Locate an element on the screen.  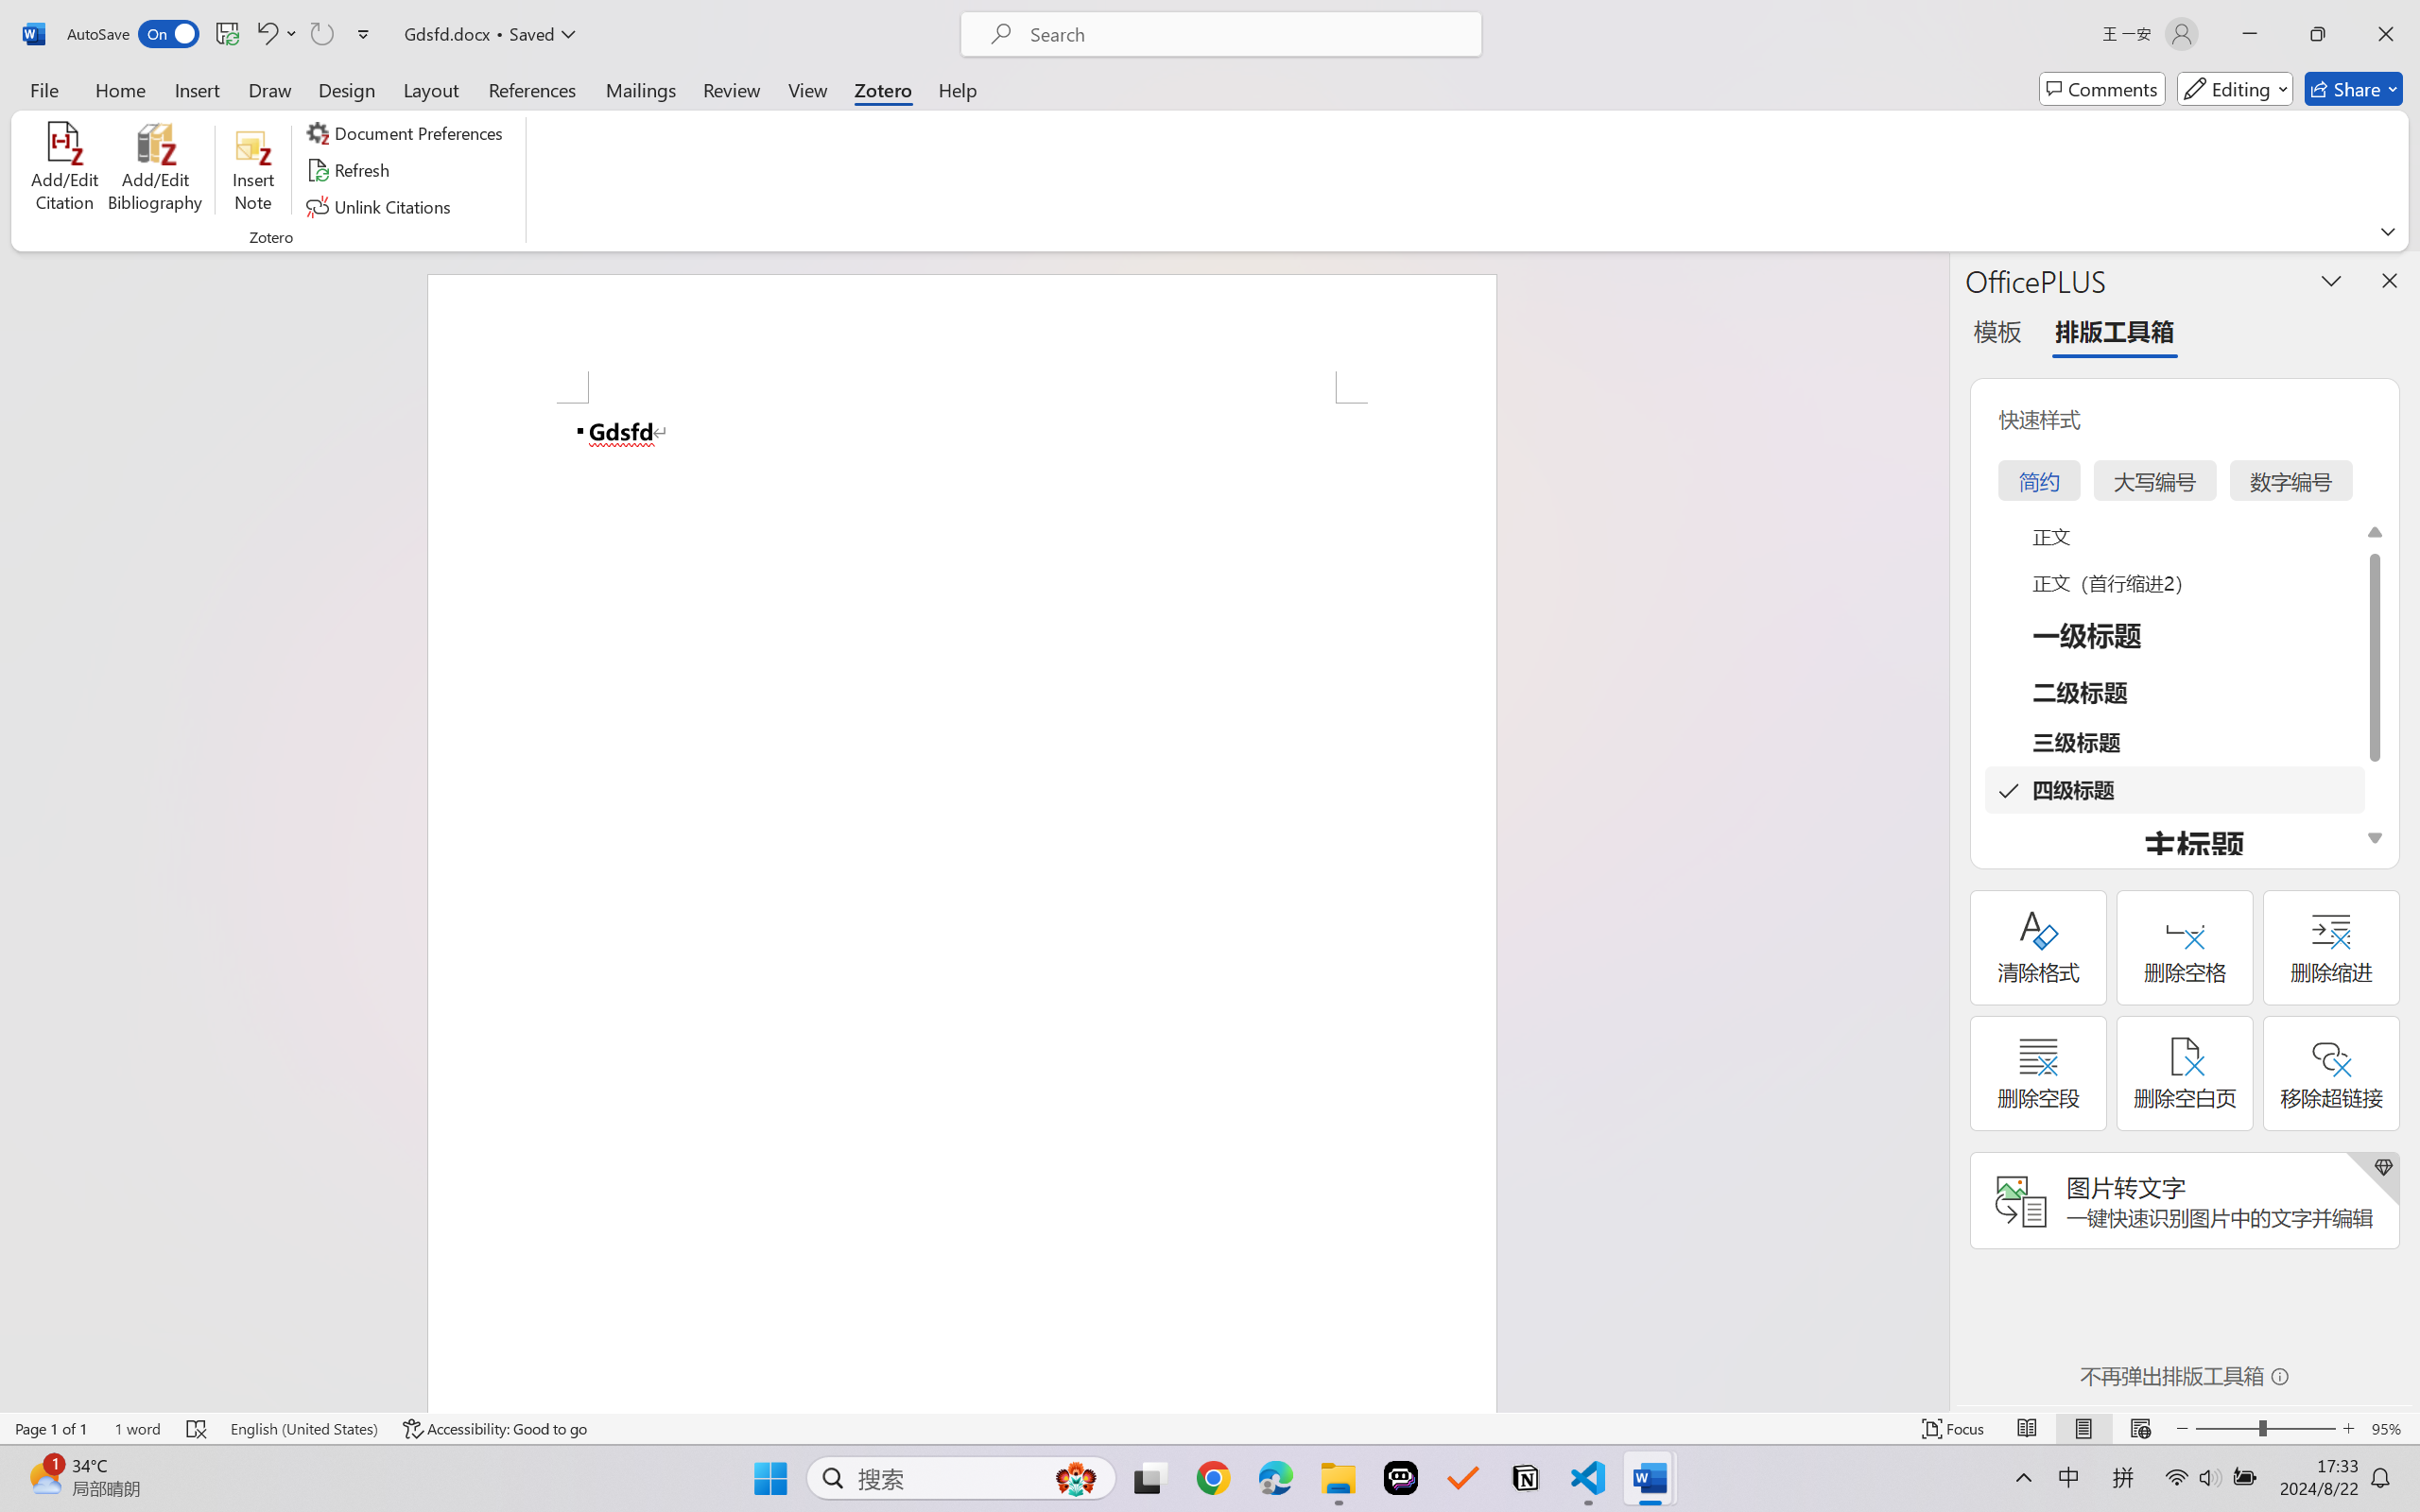
'Refresh' is located at coordinates (350, 170).